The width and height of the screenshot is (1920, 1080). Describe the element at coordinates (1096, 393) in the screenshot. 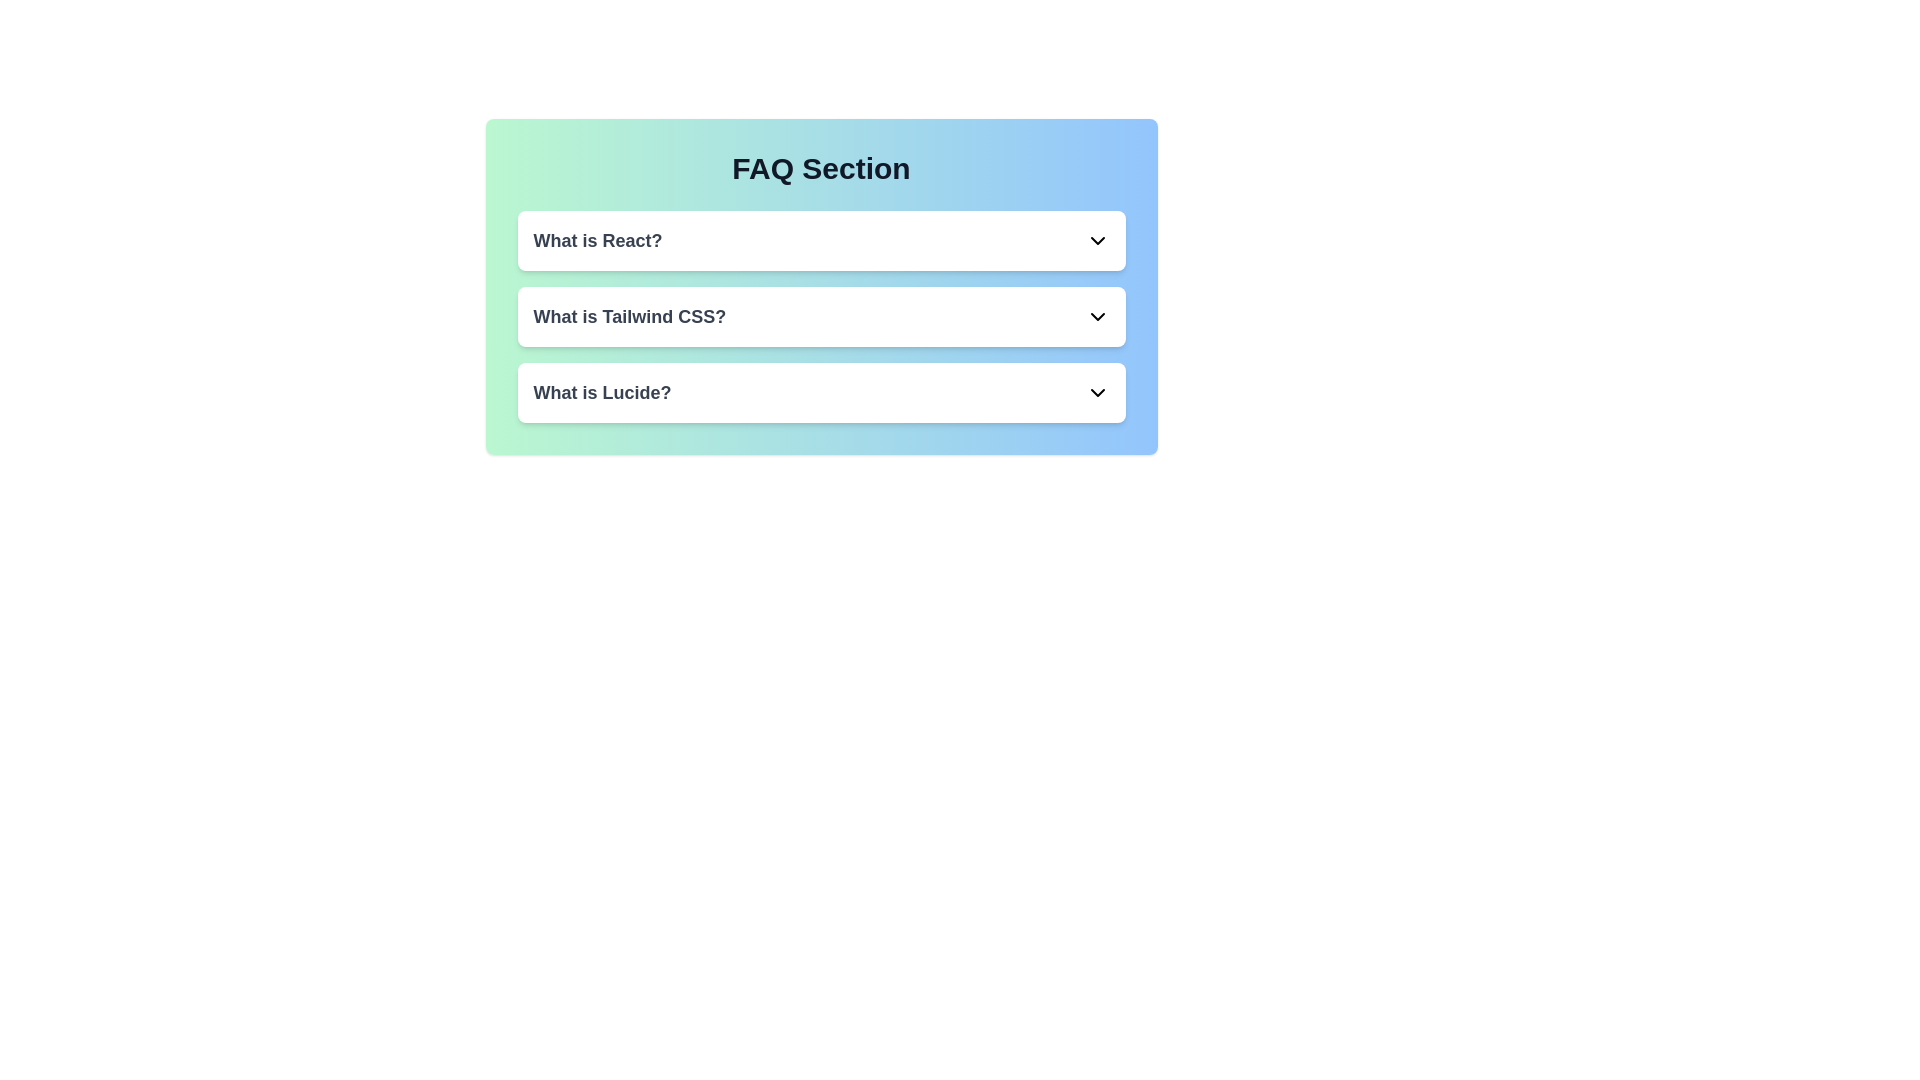

I see `the chevron icon corresponding to the FAQ titled 'What is Lucide?' to toggle its expansion state` at that location.